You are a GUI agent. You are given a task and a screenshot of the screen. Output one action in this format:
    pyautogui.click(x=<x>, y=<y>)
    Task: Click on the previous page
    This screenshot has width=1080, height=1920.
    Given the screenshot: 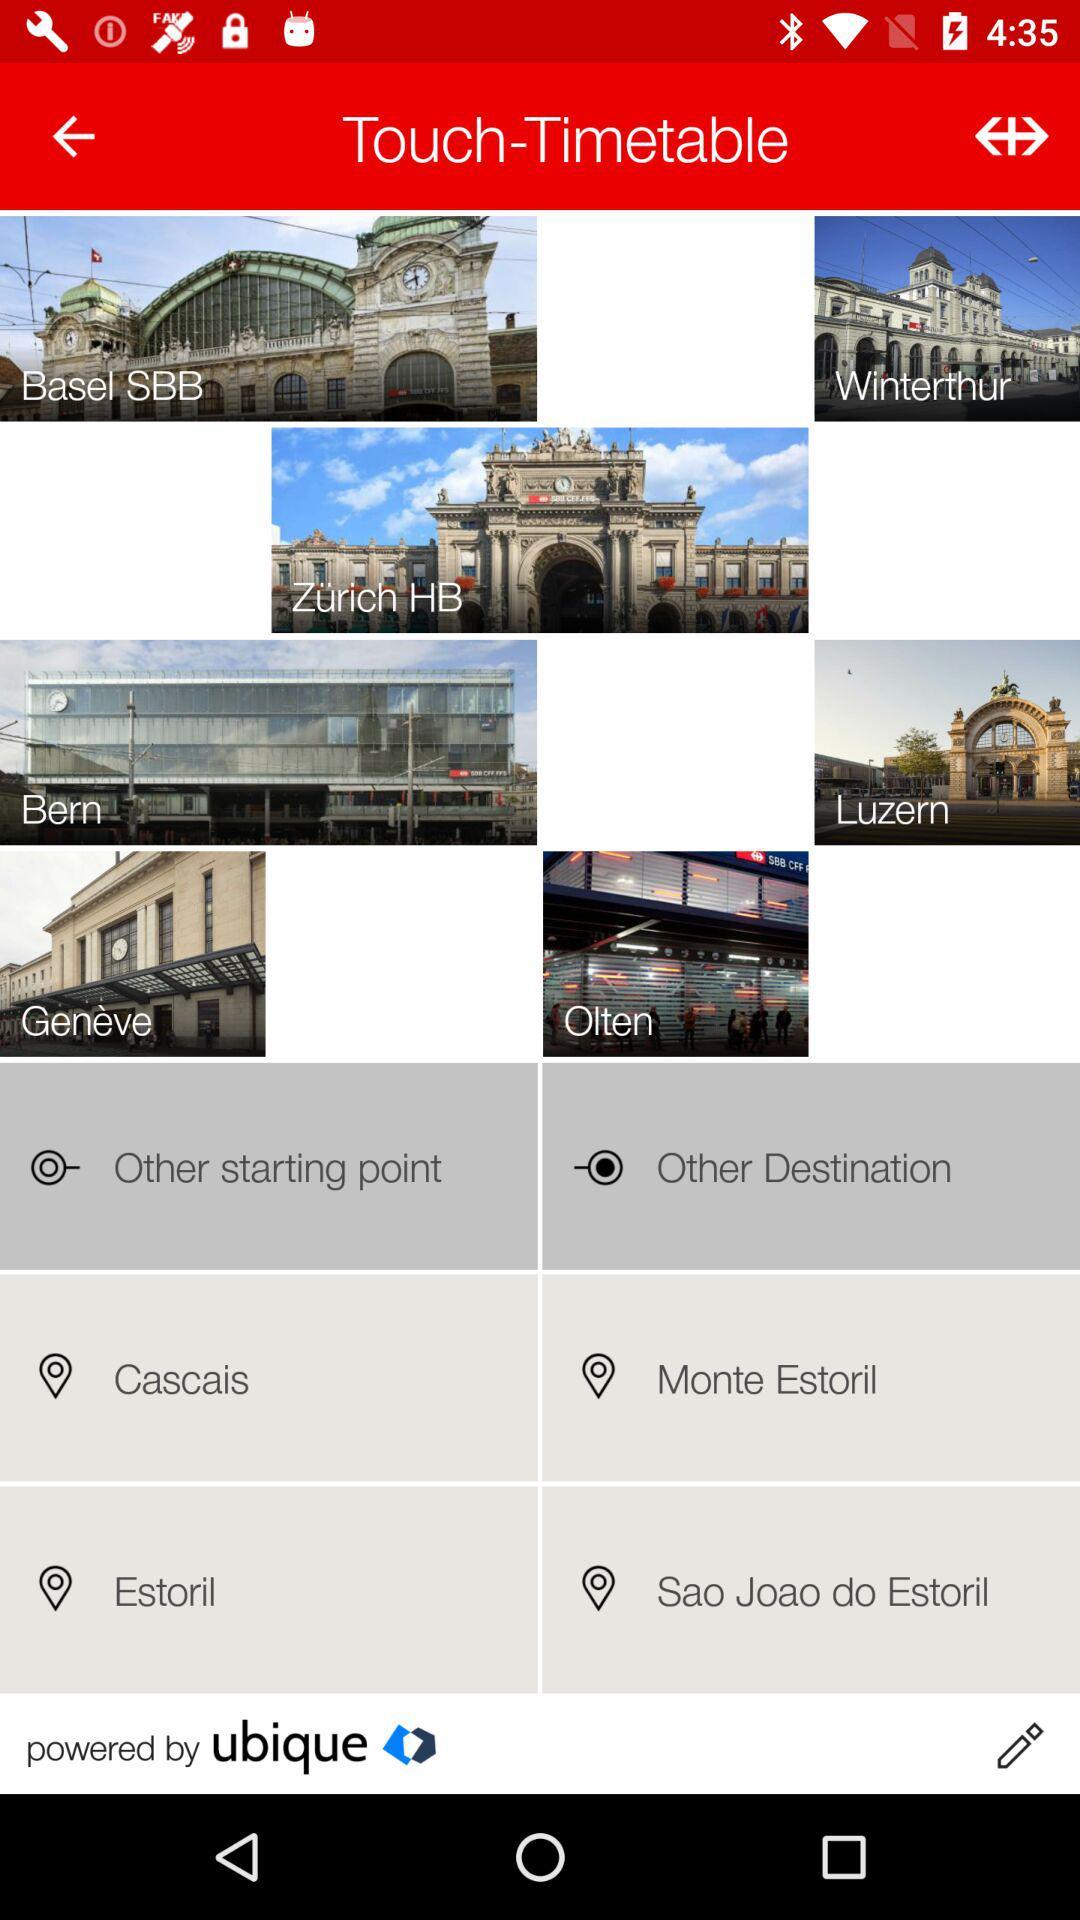 What is the action you would take?
    pyautogui.click(x=72, y=135)
    